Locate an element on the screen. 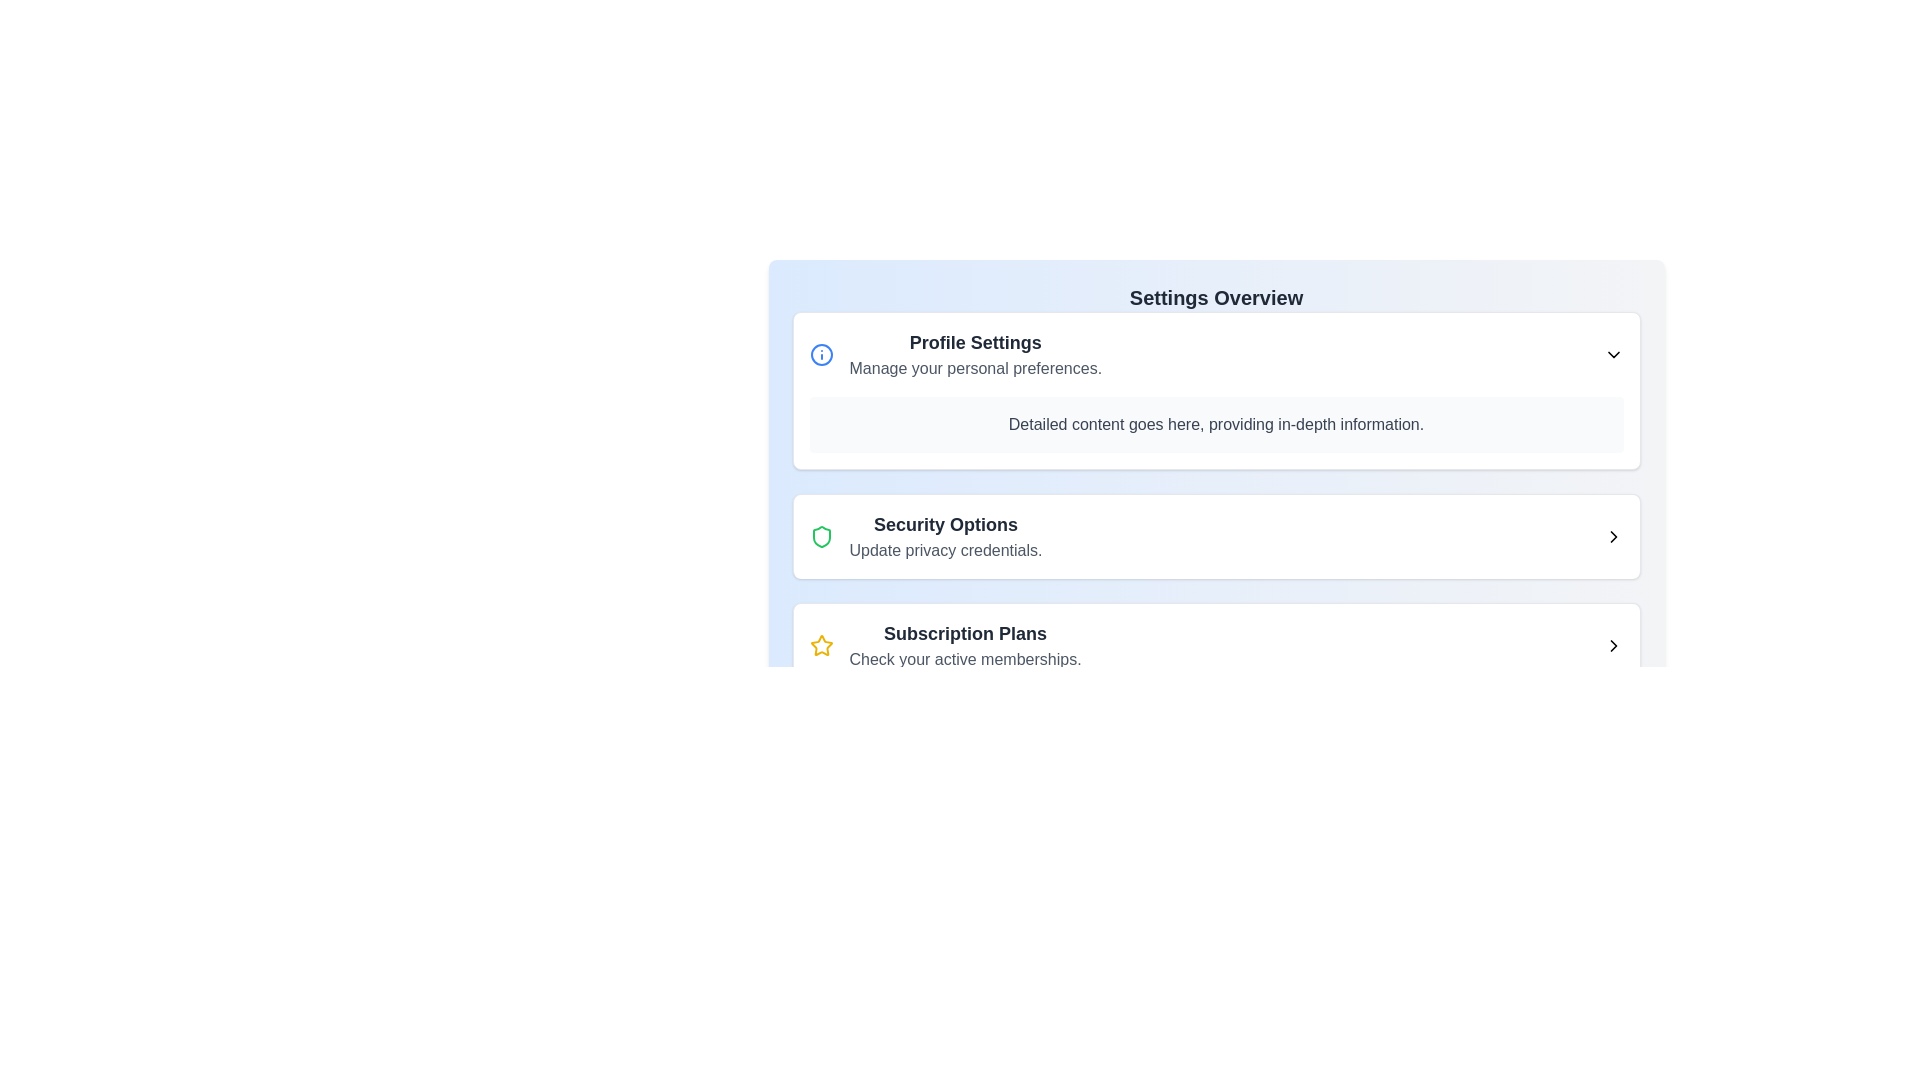  the 'Profile Settings' header in the Settings Overview module, which serves as the title for the profile settings section is located at coordinates (975, 342).